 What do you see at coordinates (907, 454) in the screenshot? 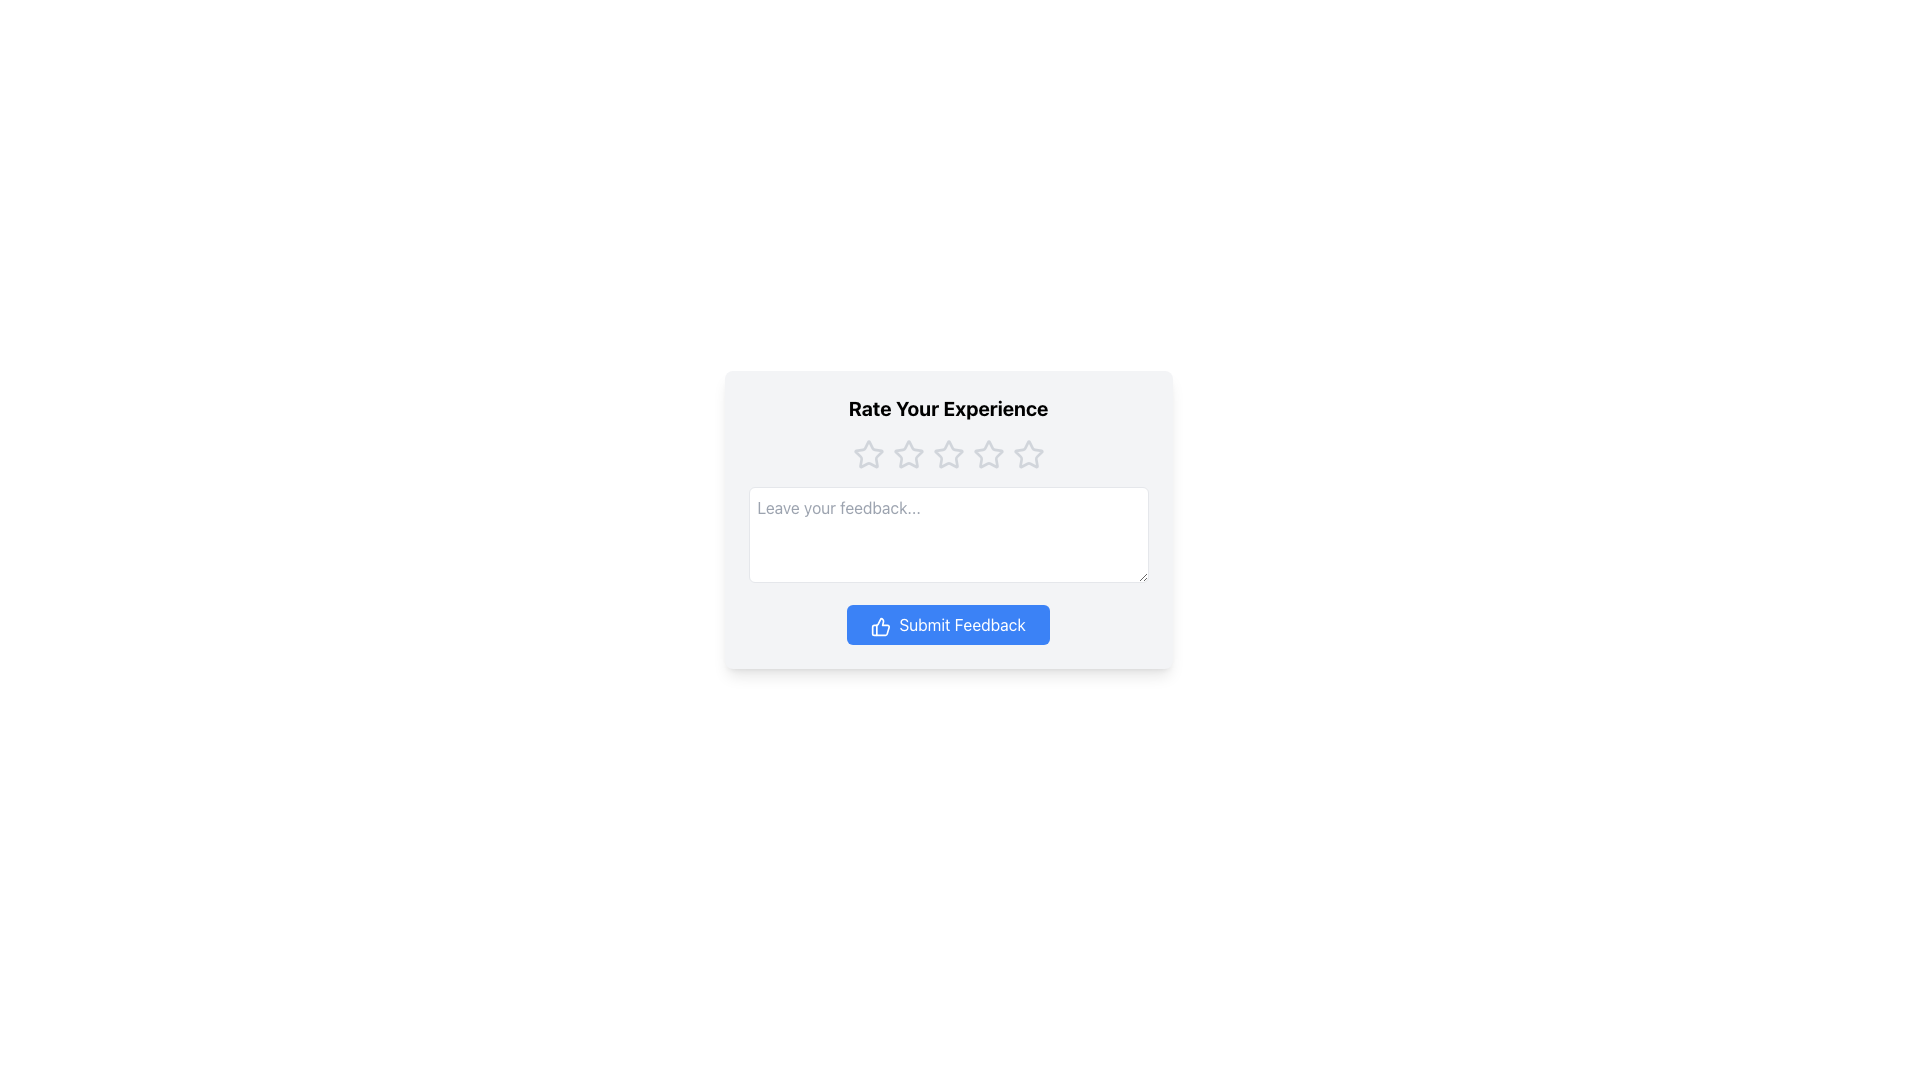
I see `the first star icon in the rating interface` at bounding box center [907, 454].